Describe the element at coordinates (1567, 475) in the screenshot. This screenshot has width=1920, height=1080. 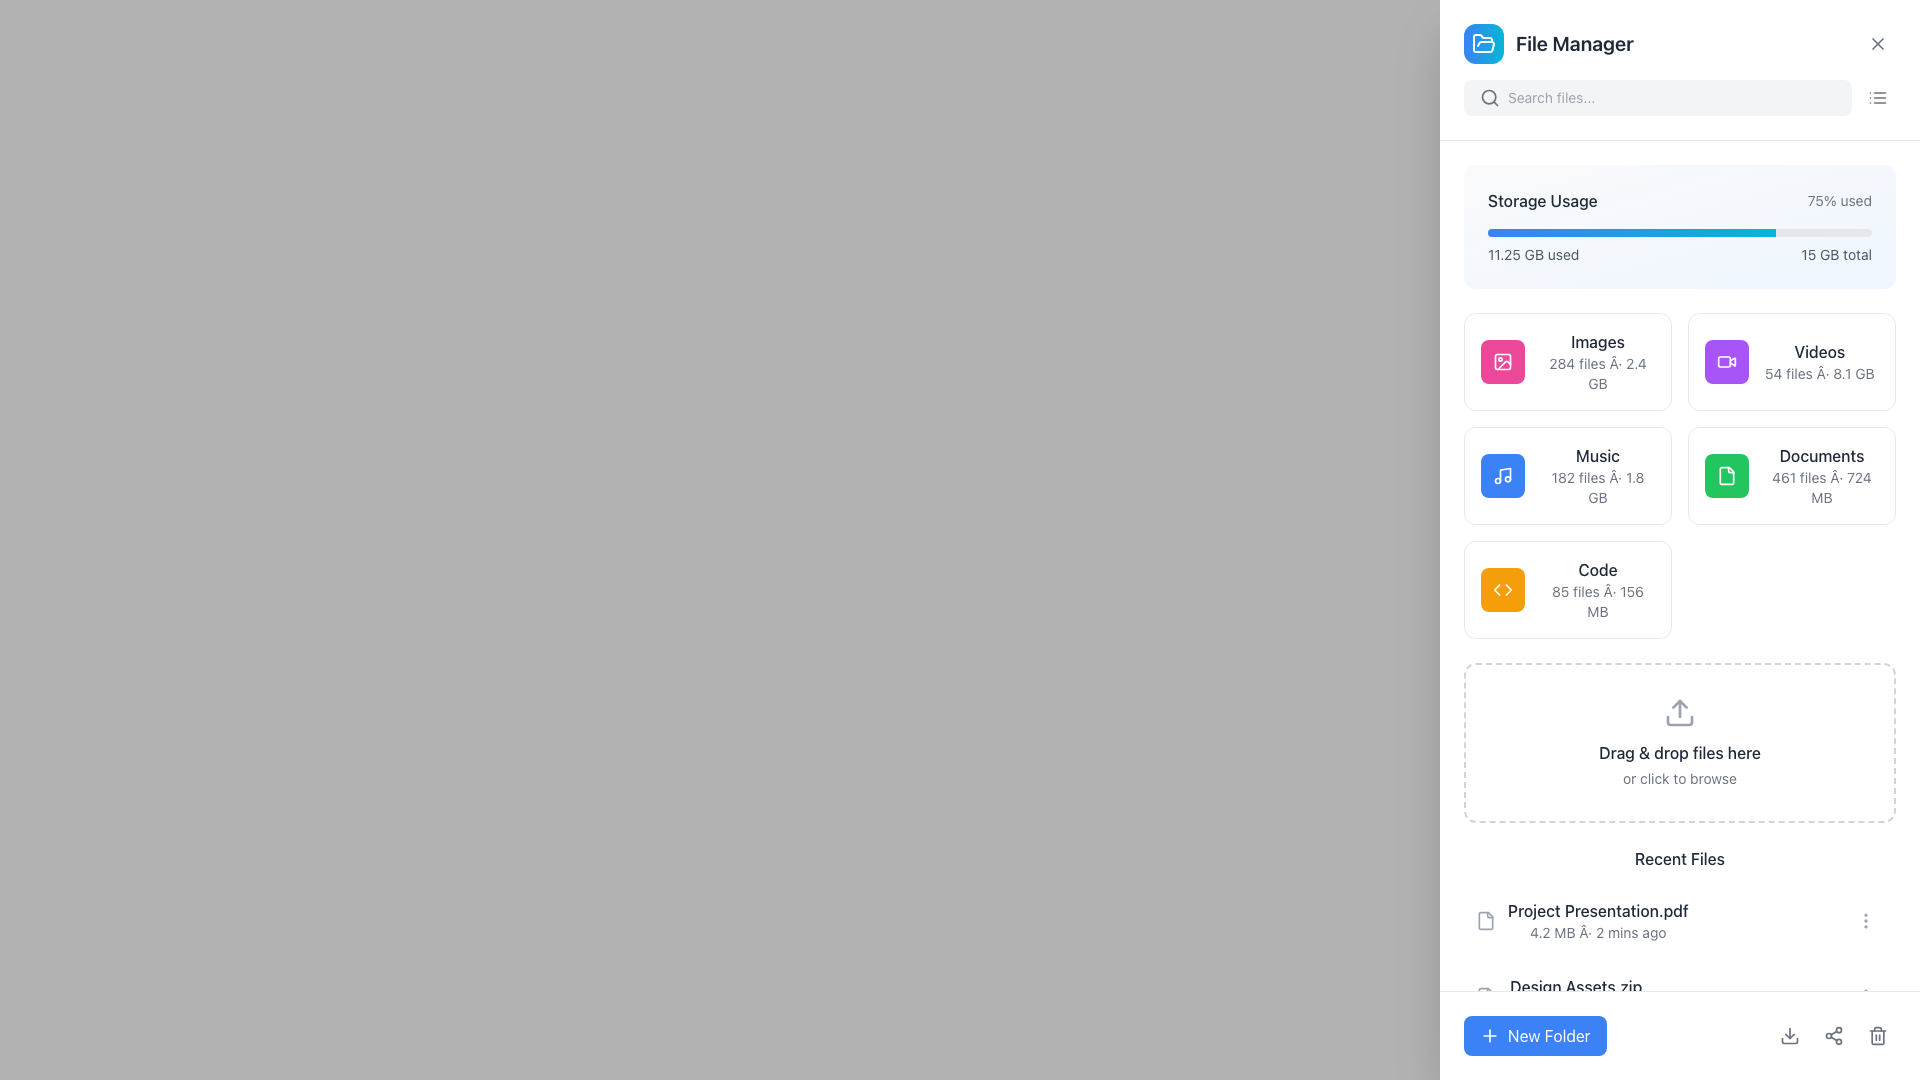
I see `the navigational button that directs the user to the 'Music' section, positioned in the third position within a grid layout of file categories, between the 'Videos' button and the 'Documents' button` at that location.